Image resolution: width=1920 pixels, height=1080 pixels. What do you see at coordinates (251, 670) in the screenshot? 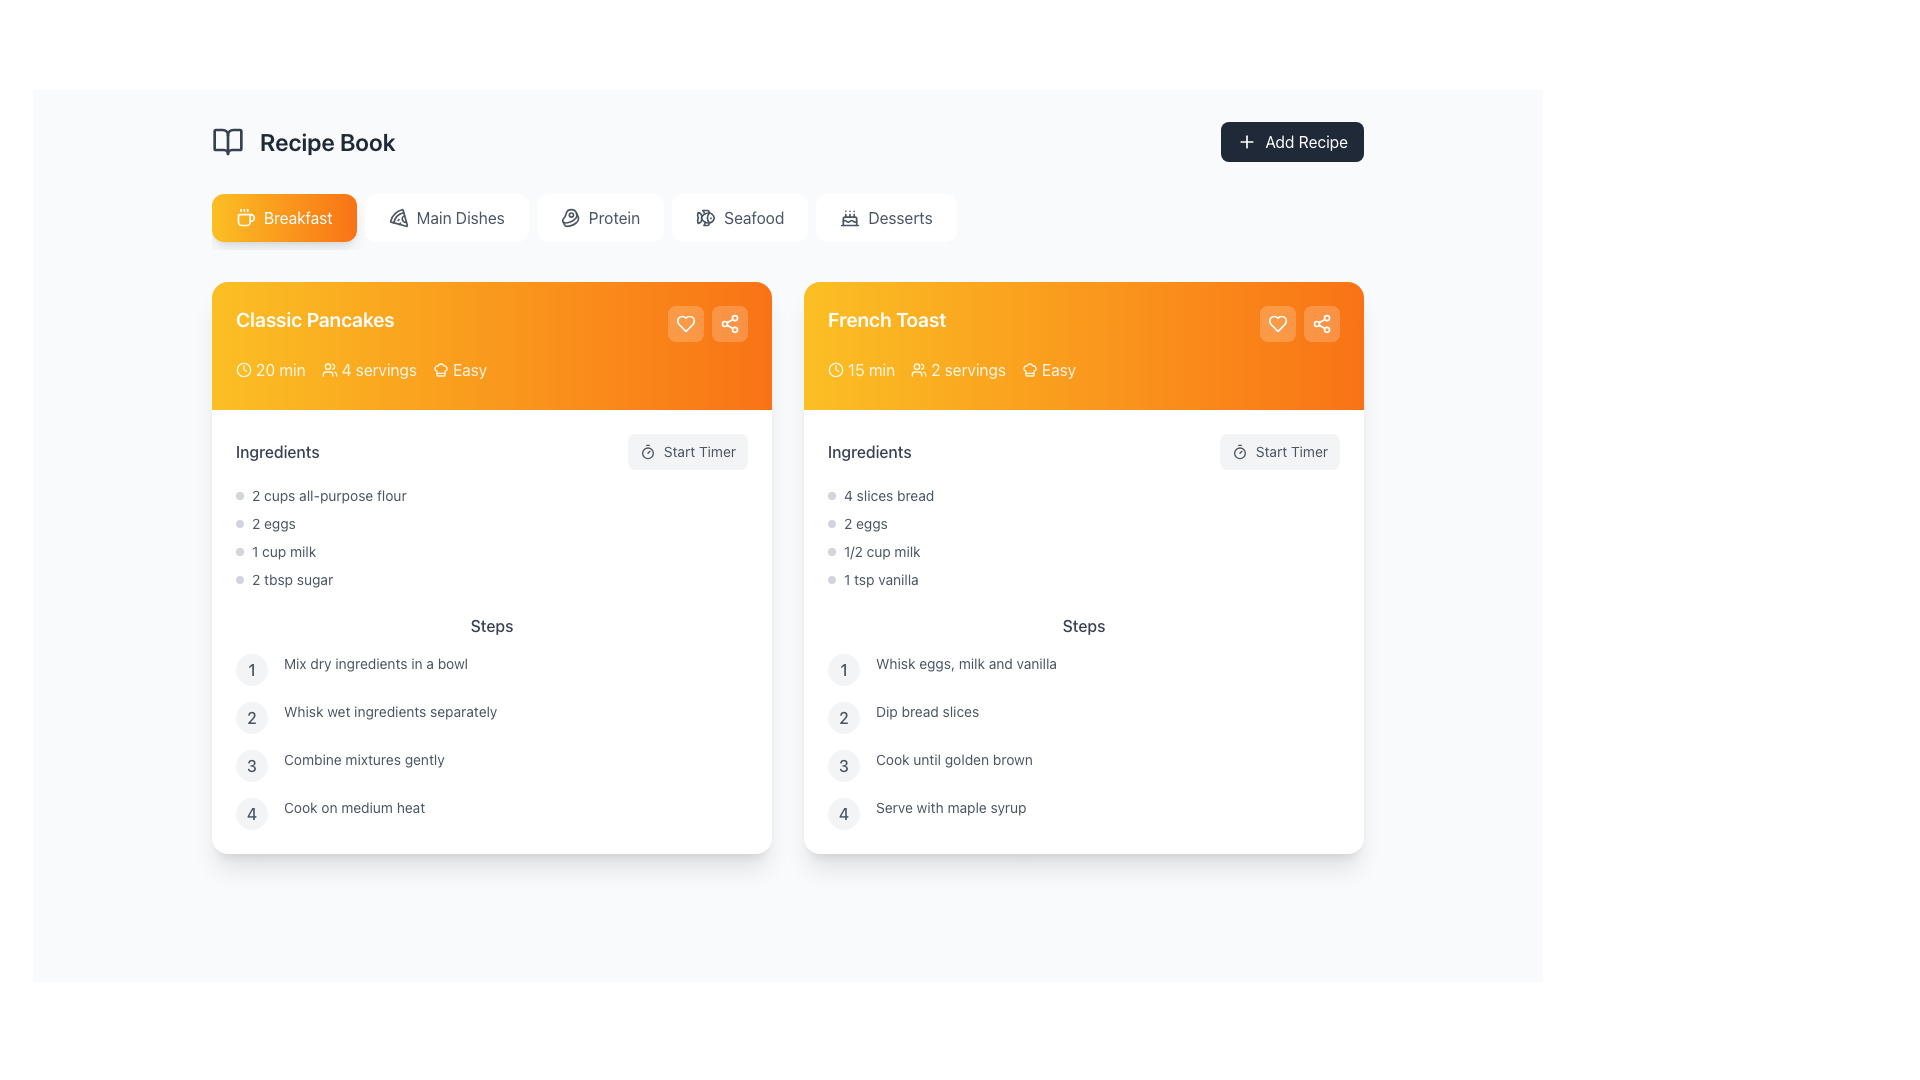
I see `the numeral '1' within the light gray circular background in the 'Steps' section of the 'Classic Pancakes' recipe card` at bounding box center [251, 670].